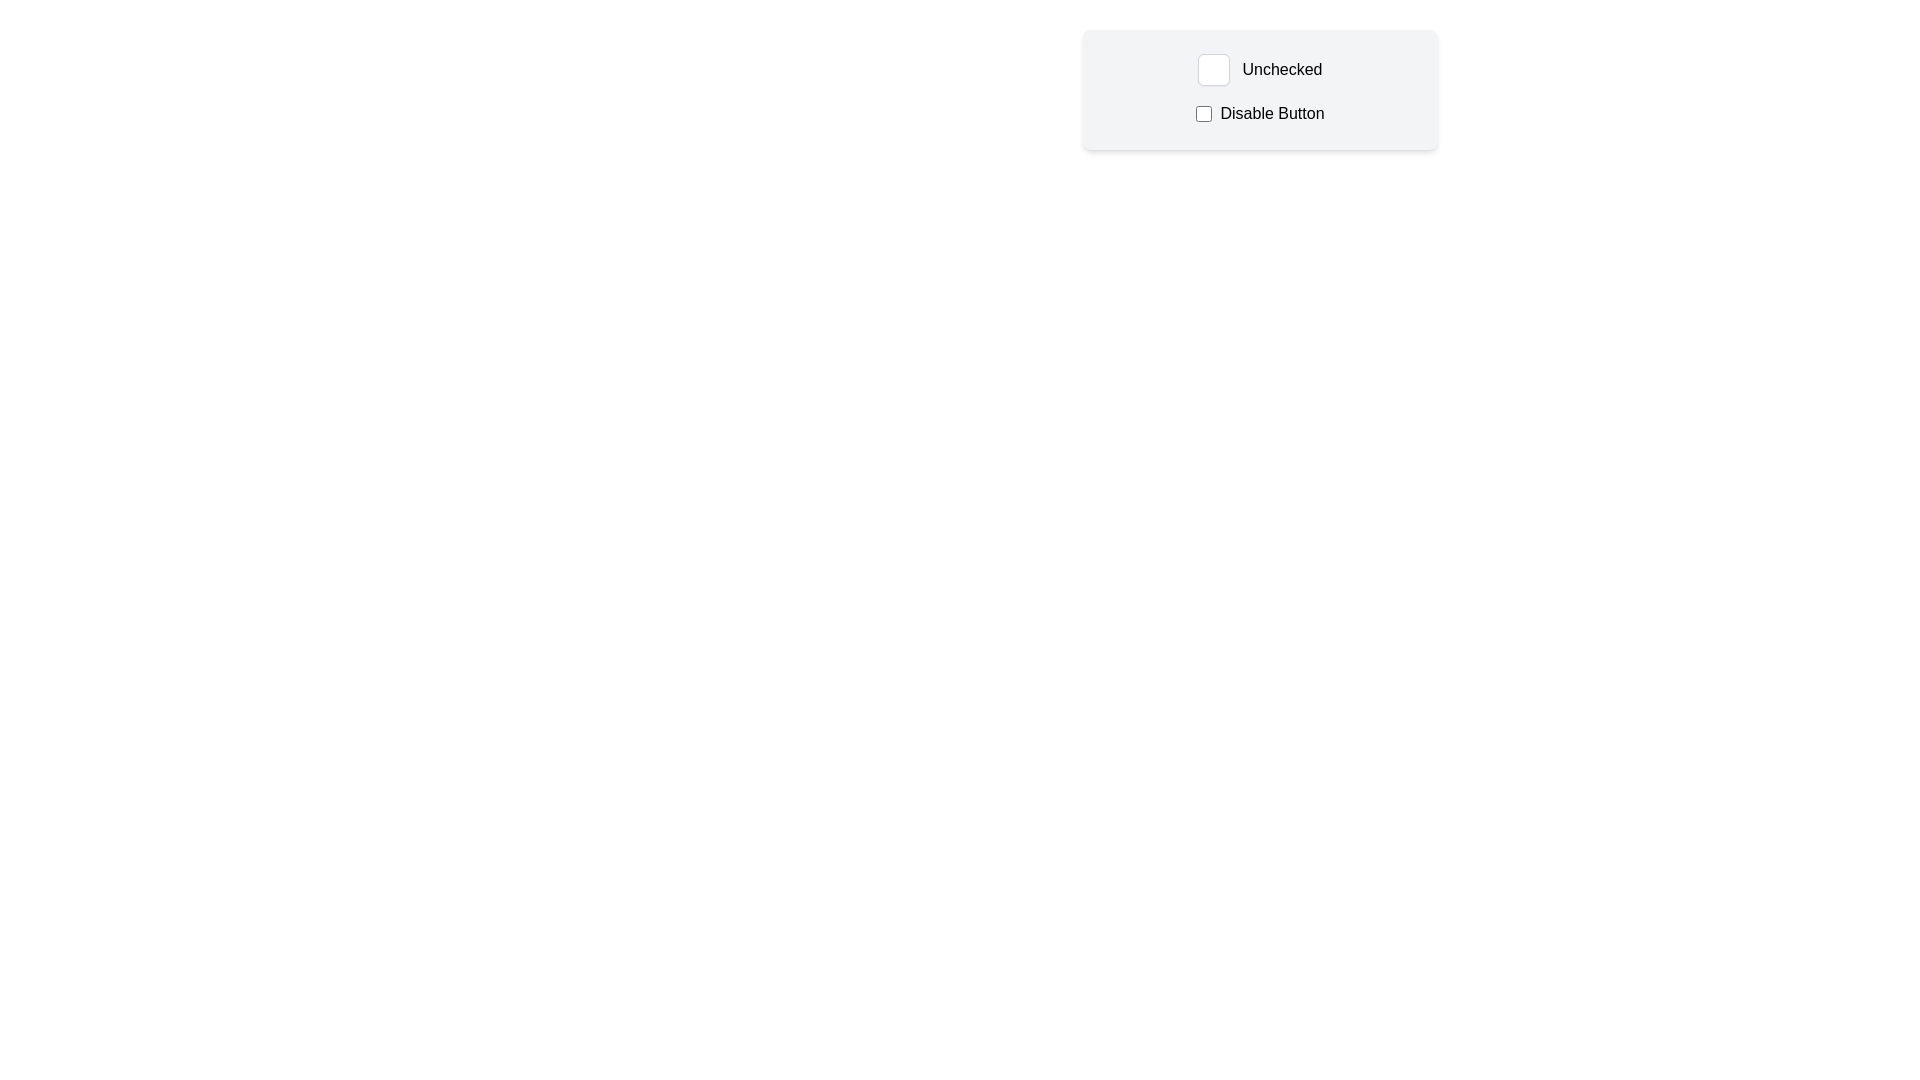 The image size is (1920, 1080). Describe the element at coordinates (1213, 68) in the screenshot. I see `the first radio button in the upper-middle section of the interface` at that location.